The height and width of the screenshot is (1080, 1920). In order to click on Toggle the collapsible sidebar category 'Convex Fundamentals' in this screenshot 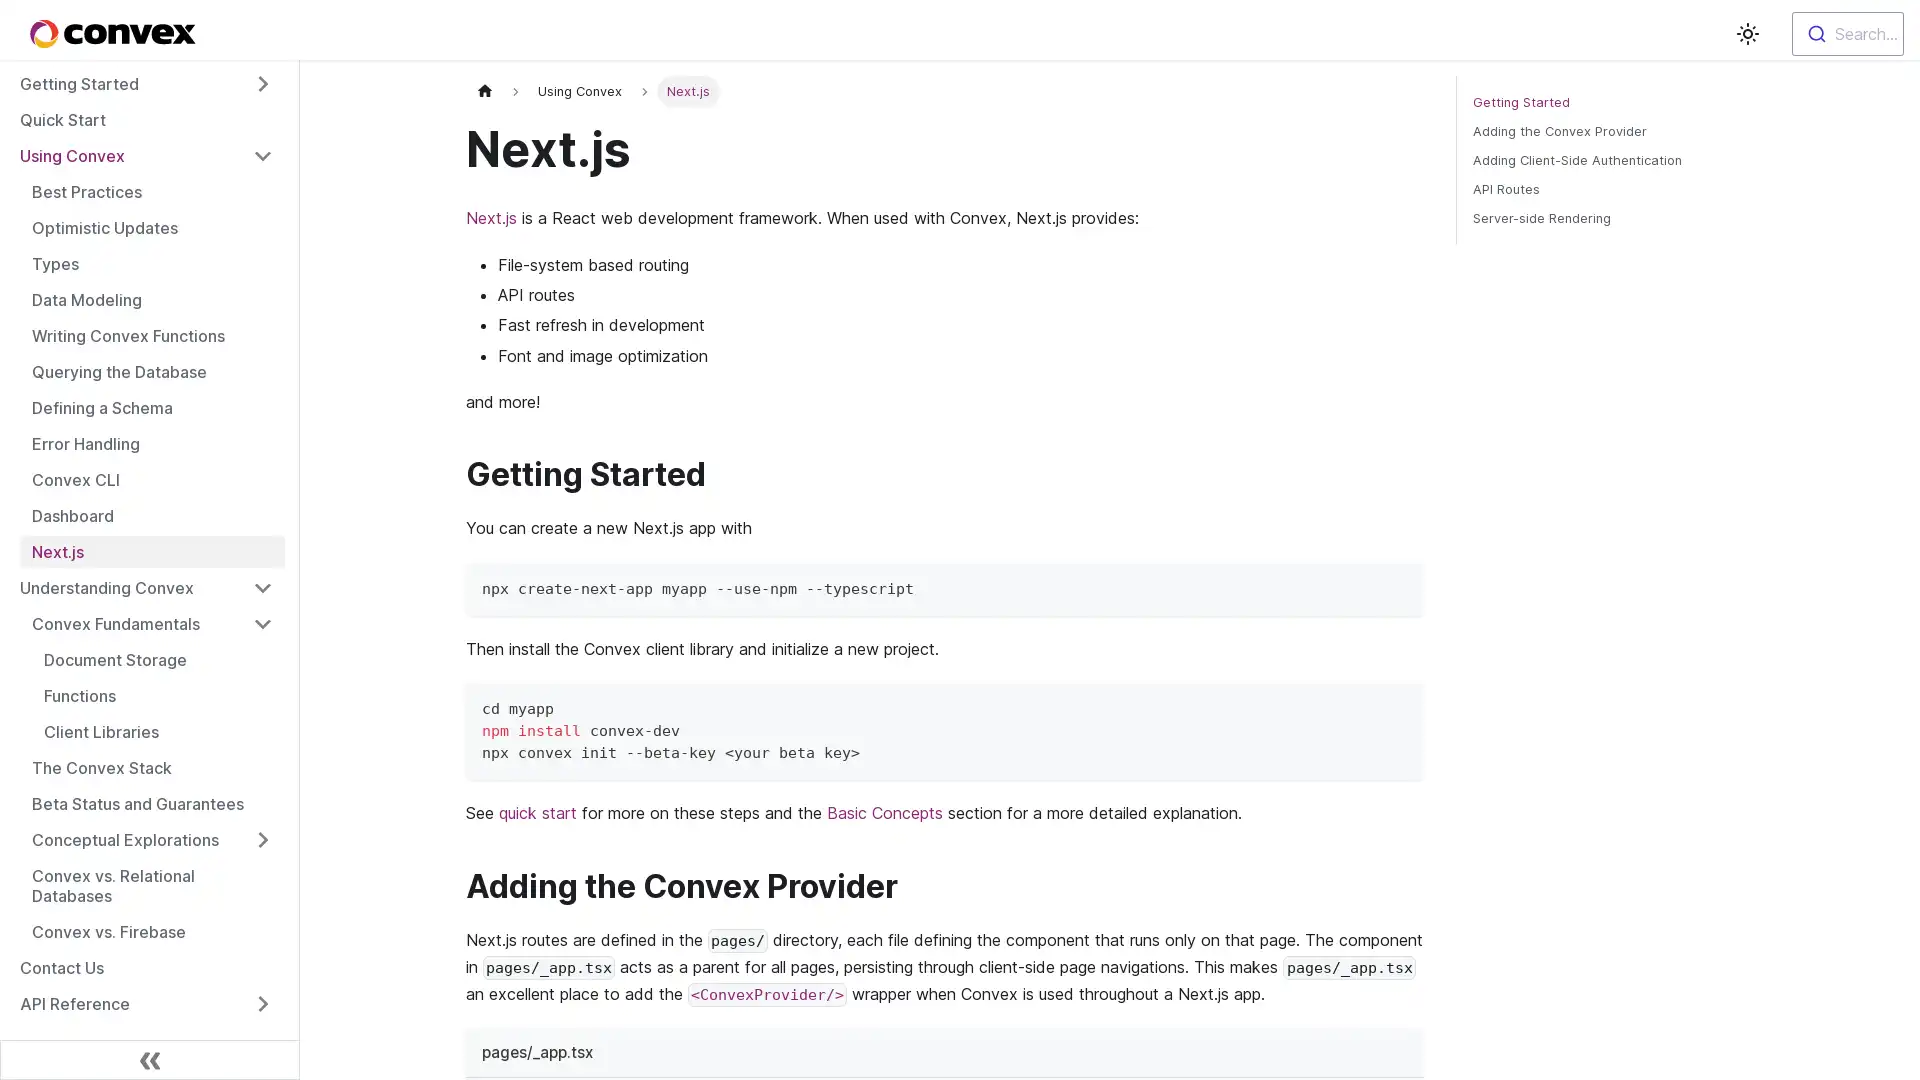, I will do `click(262, 623)`.